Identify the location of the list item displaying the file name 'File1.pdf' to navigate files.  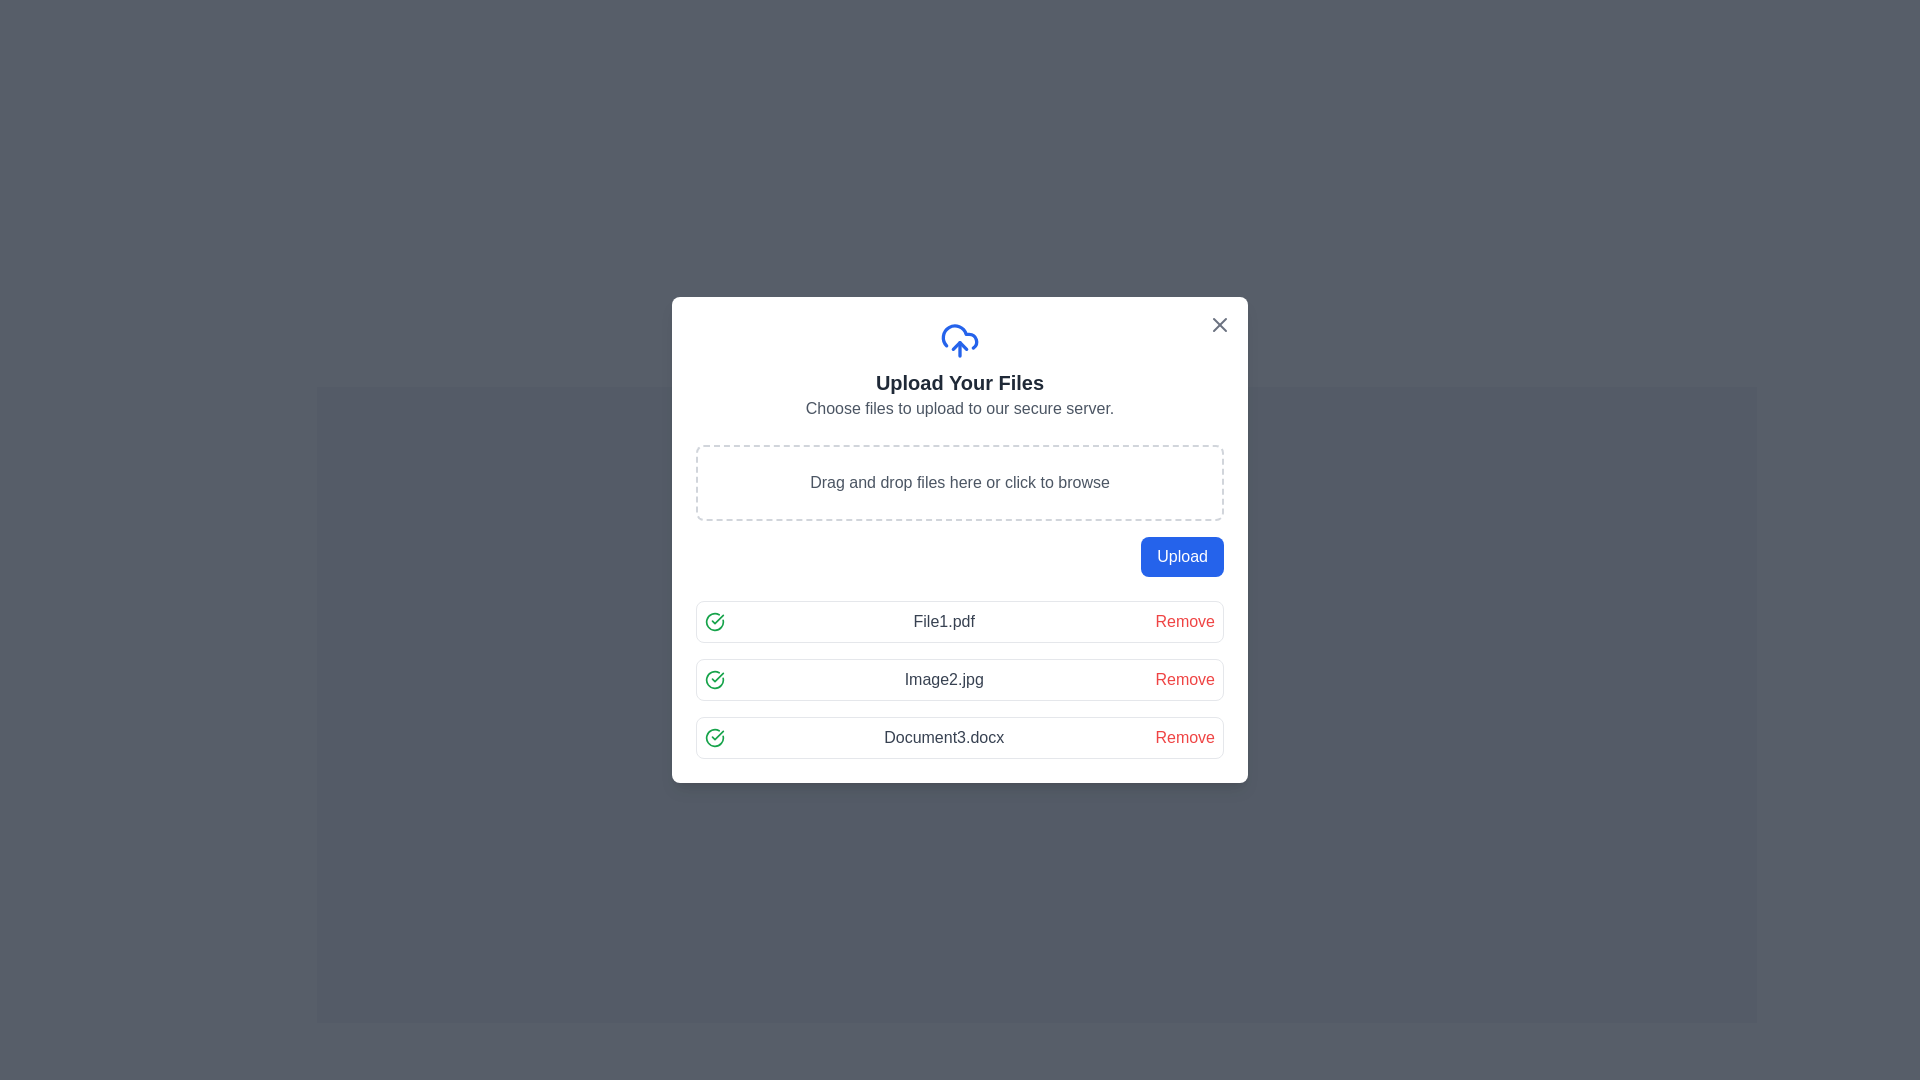
(960, 620).